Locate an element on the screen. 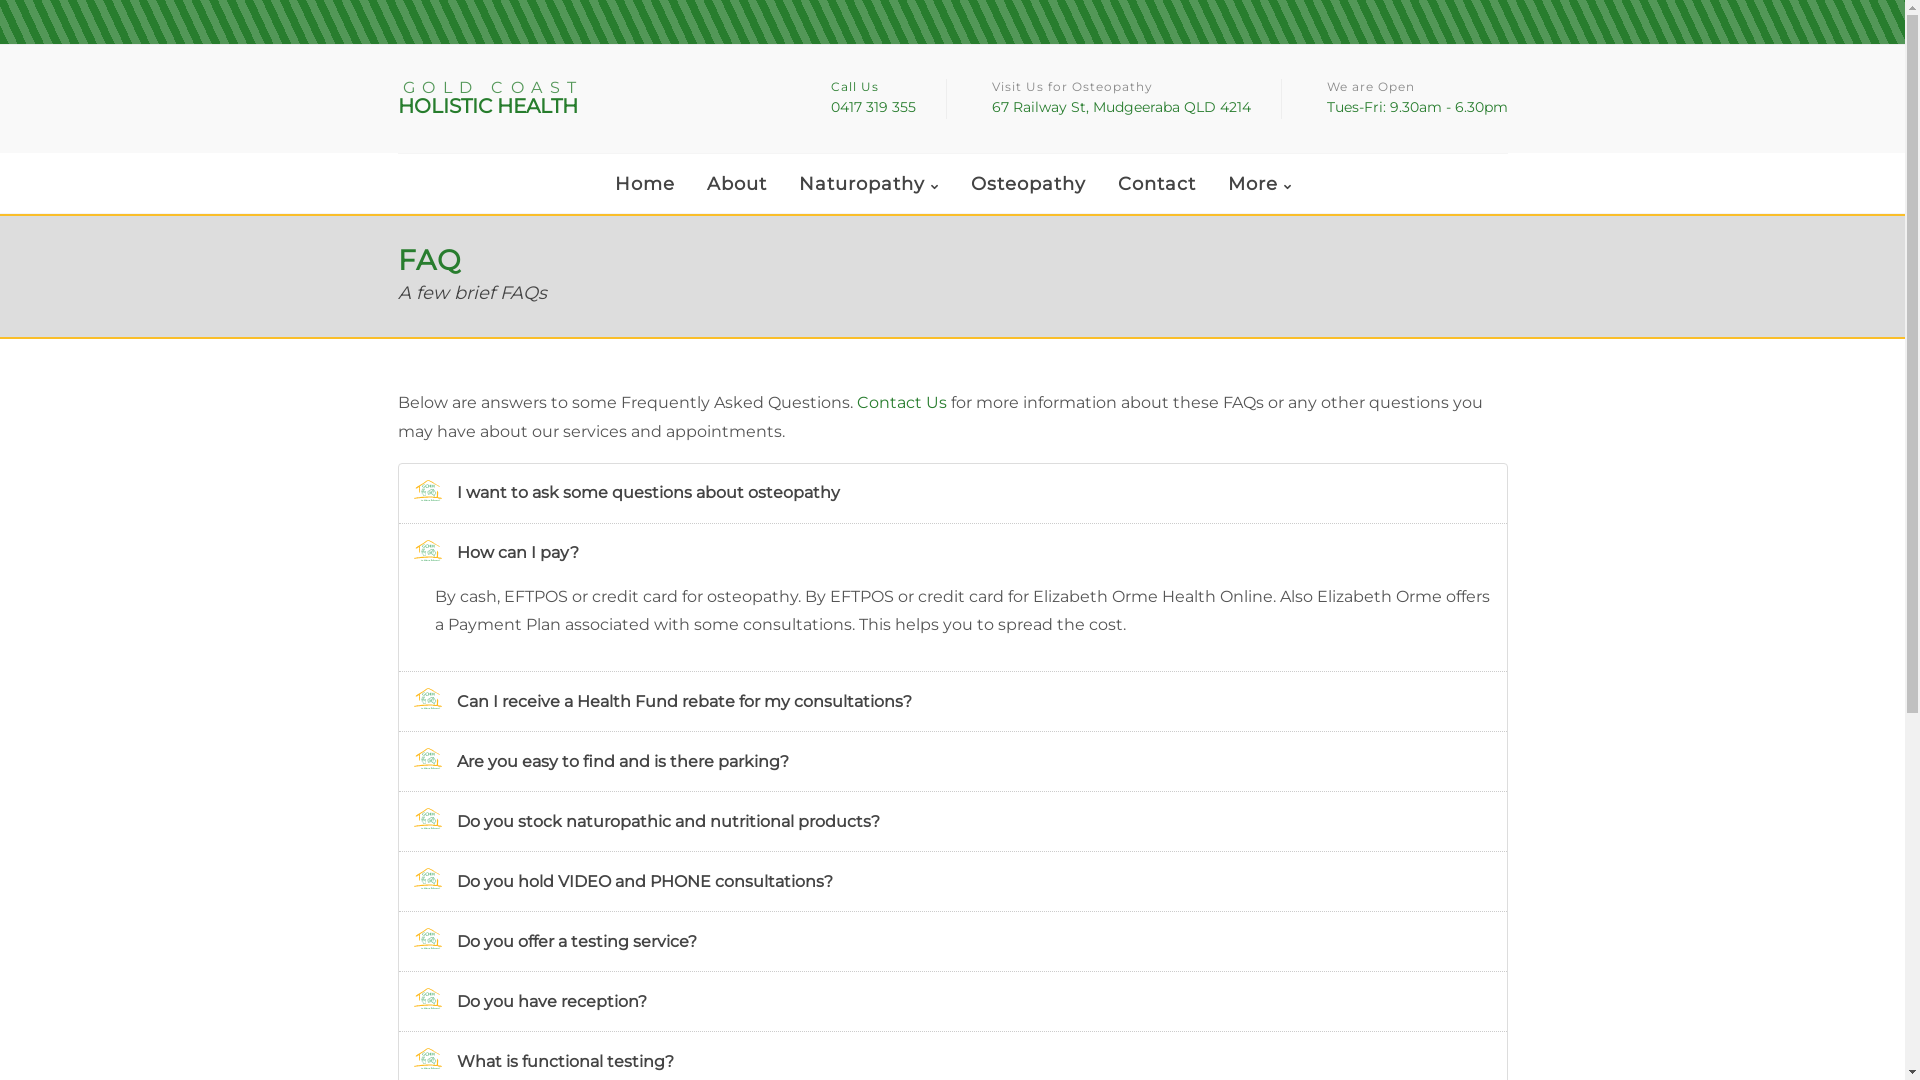  'More' is located at coordinates (1258, 185).